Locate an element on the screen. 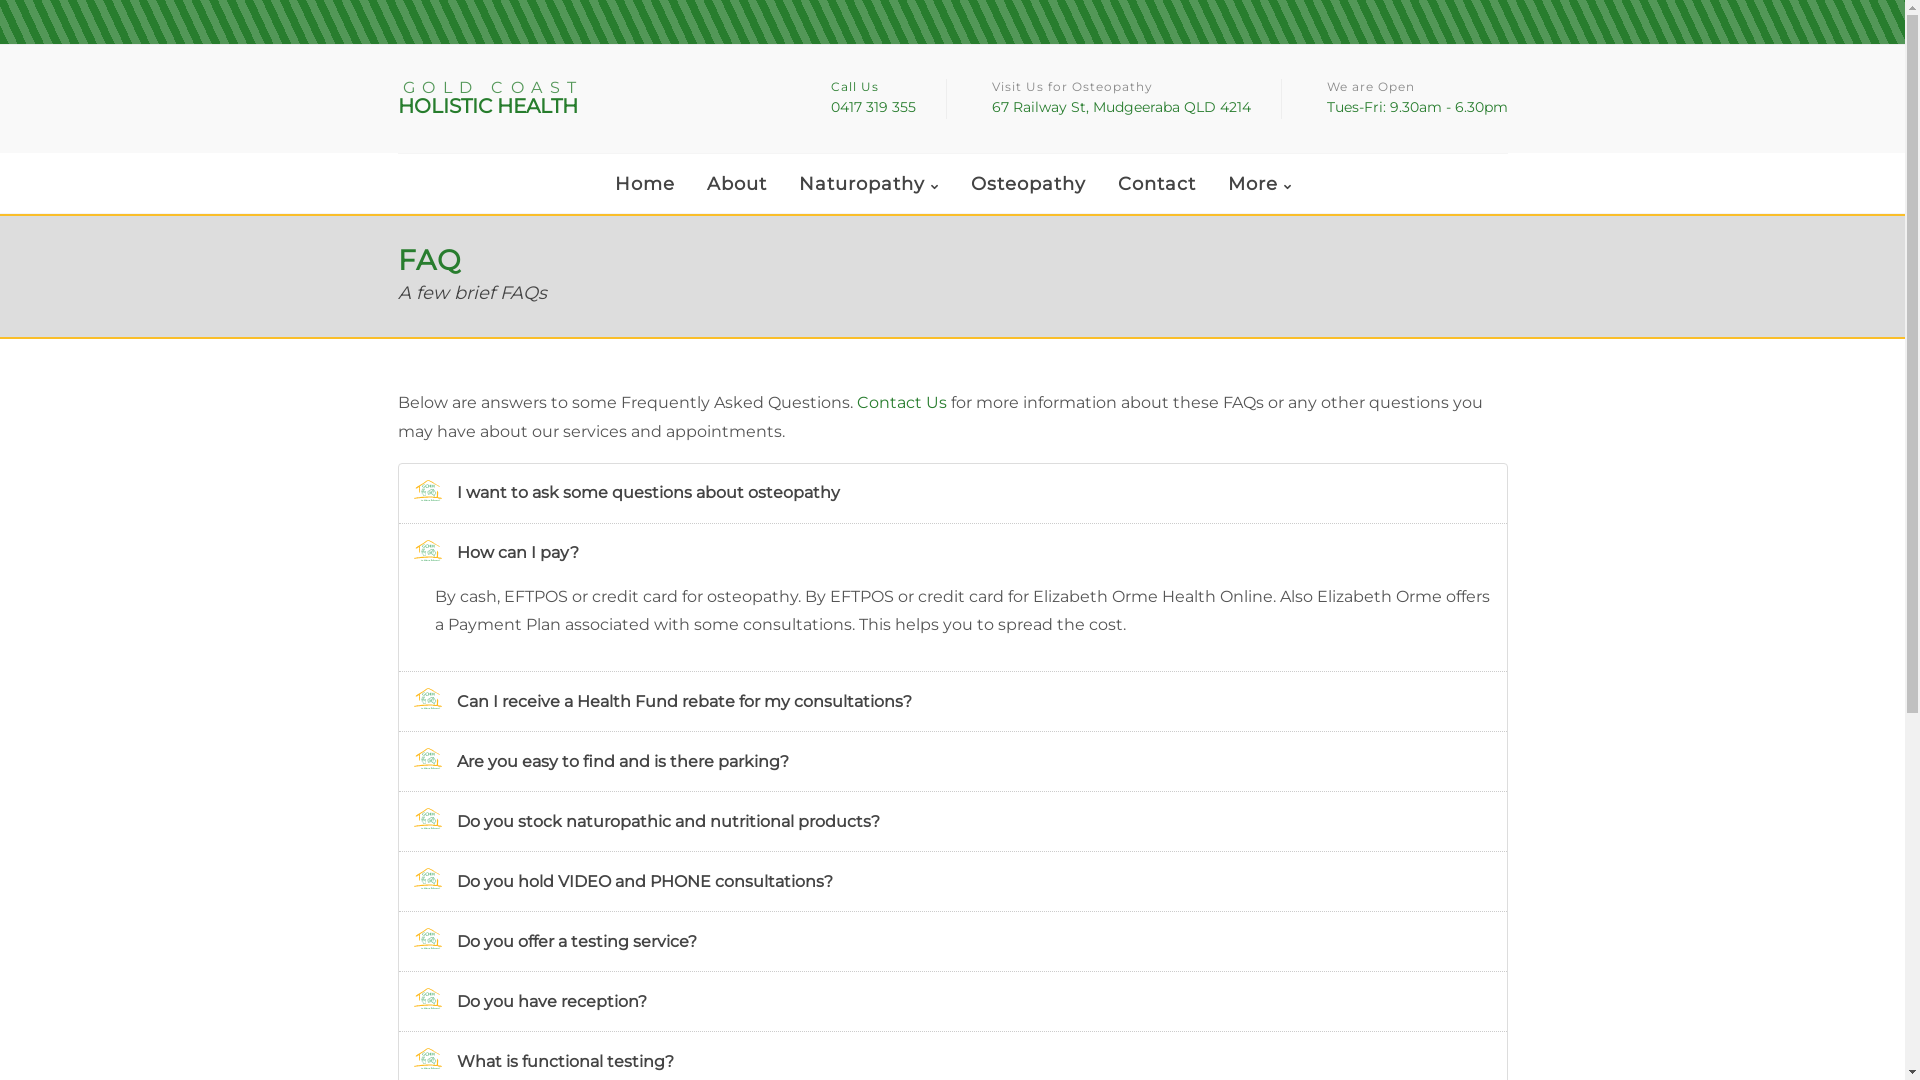  'More' is located at coordinates (1258, 185).